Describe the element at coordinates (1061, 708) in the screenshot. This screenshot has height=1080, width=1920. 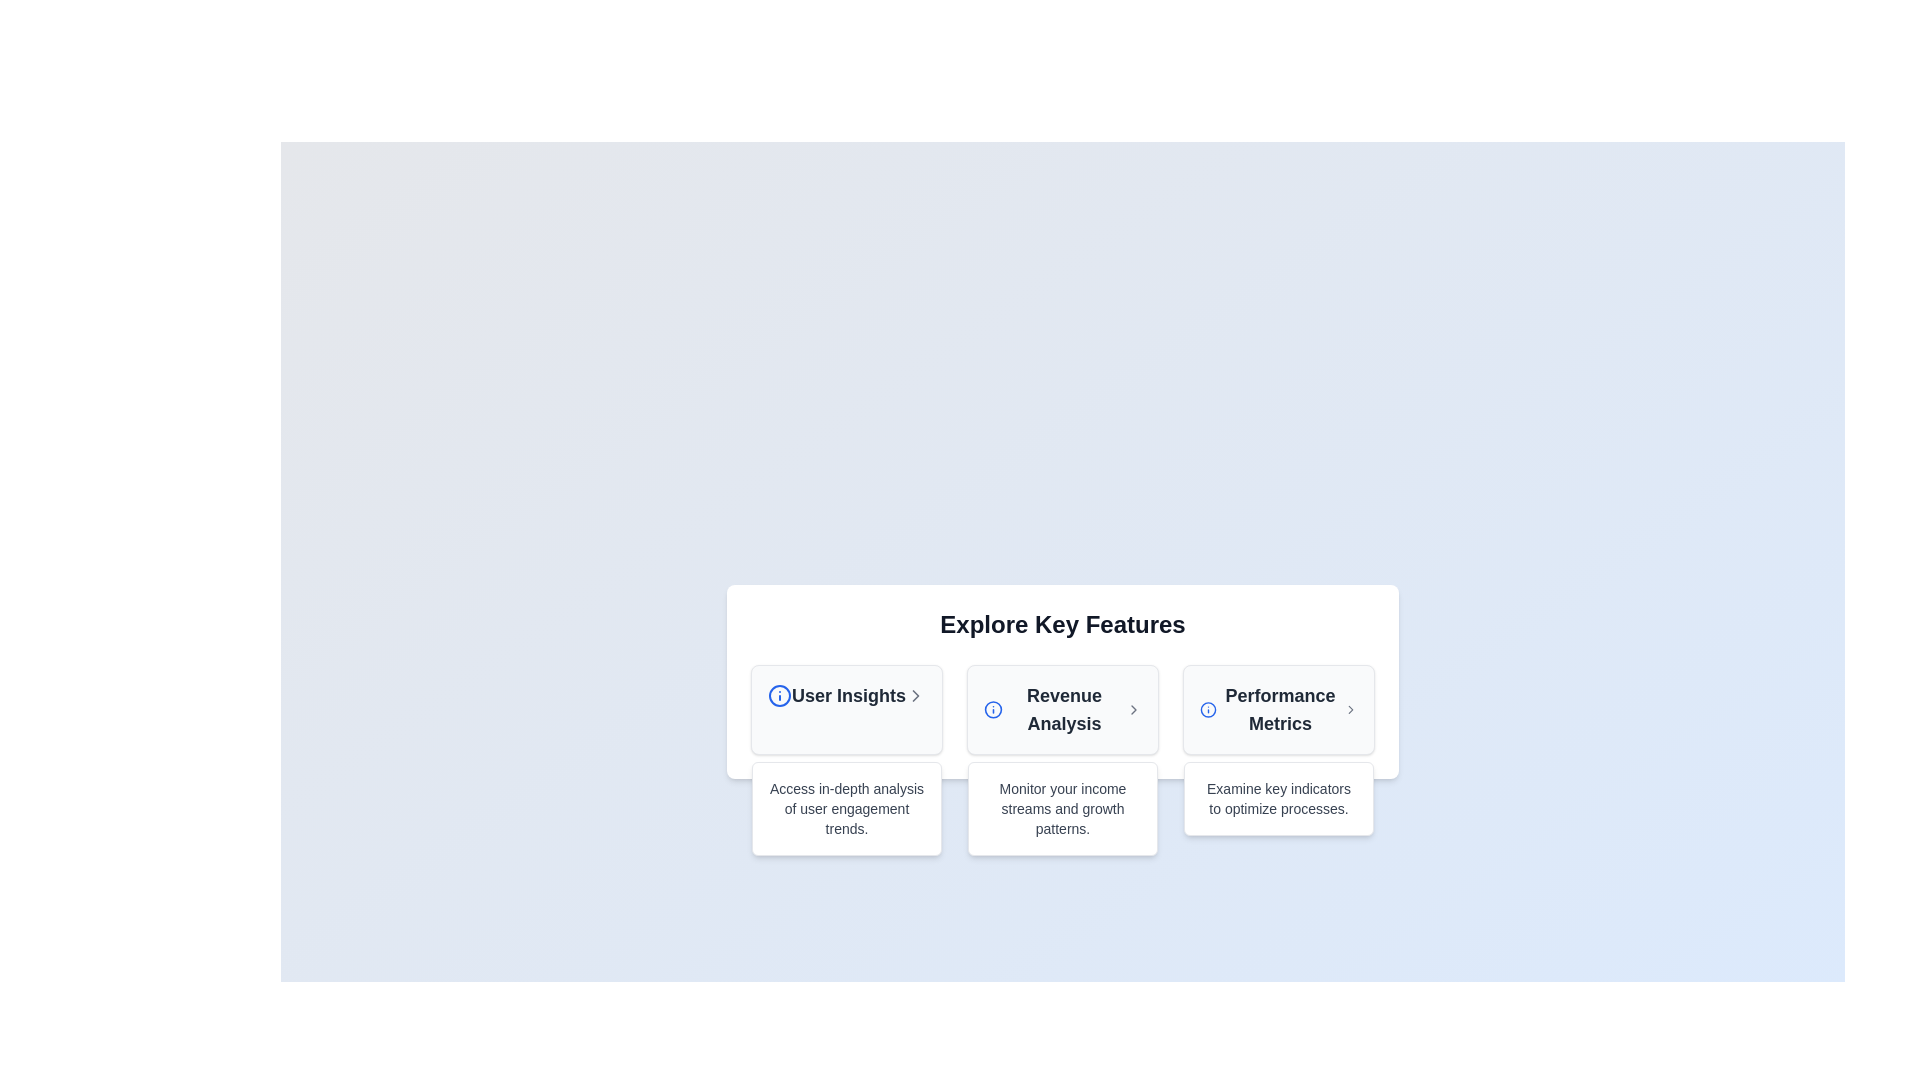
I see `the 'Revenue Analysis' card, which is a rectangular card with a light background and rounded corners, located in the middle of three cards under 'Explore Key Features'` at that location.